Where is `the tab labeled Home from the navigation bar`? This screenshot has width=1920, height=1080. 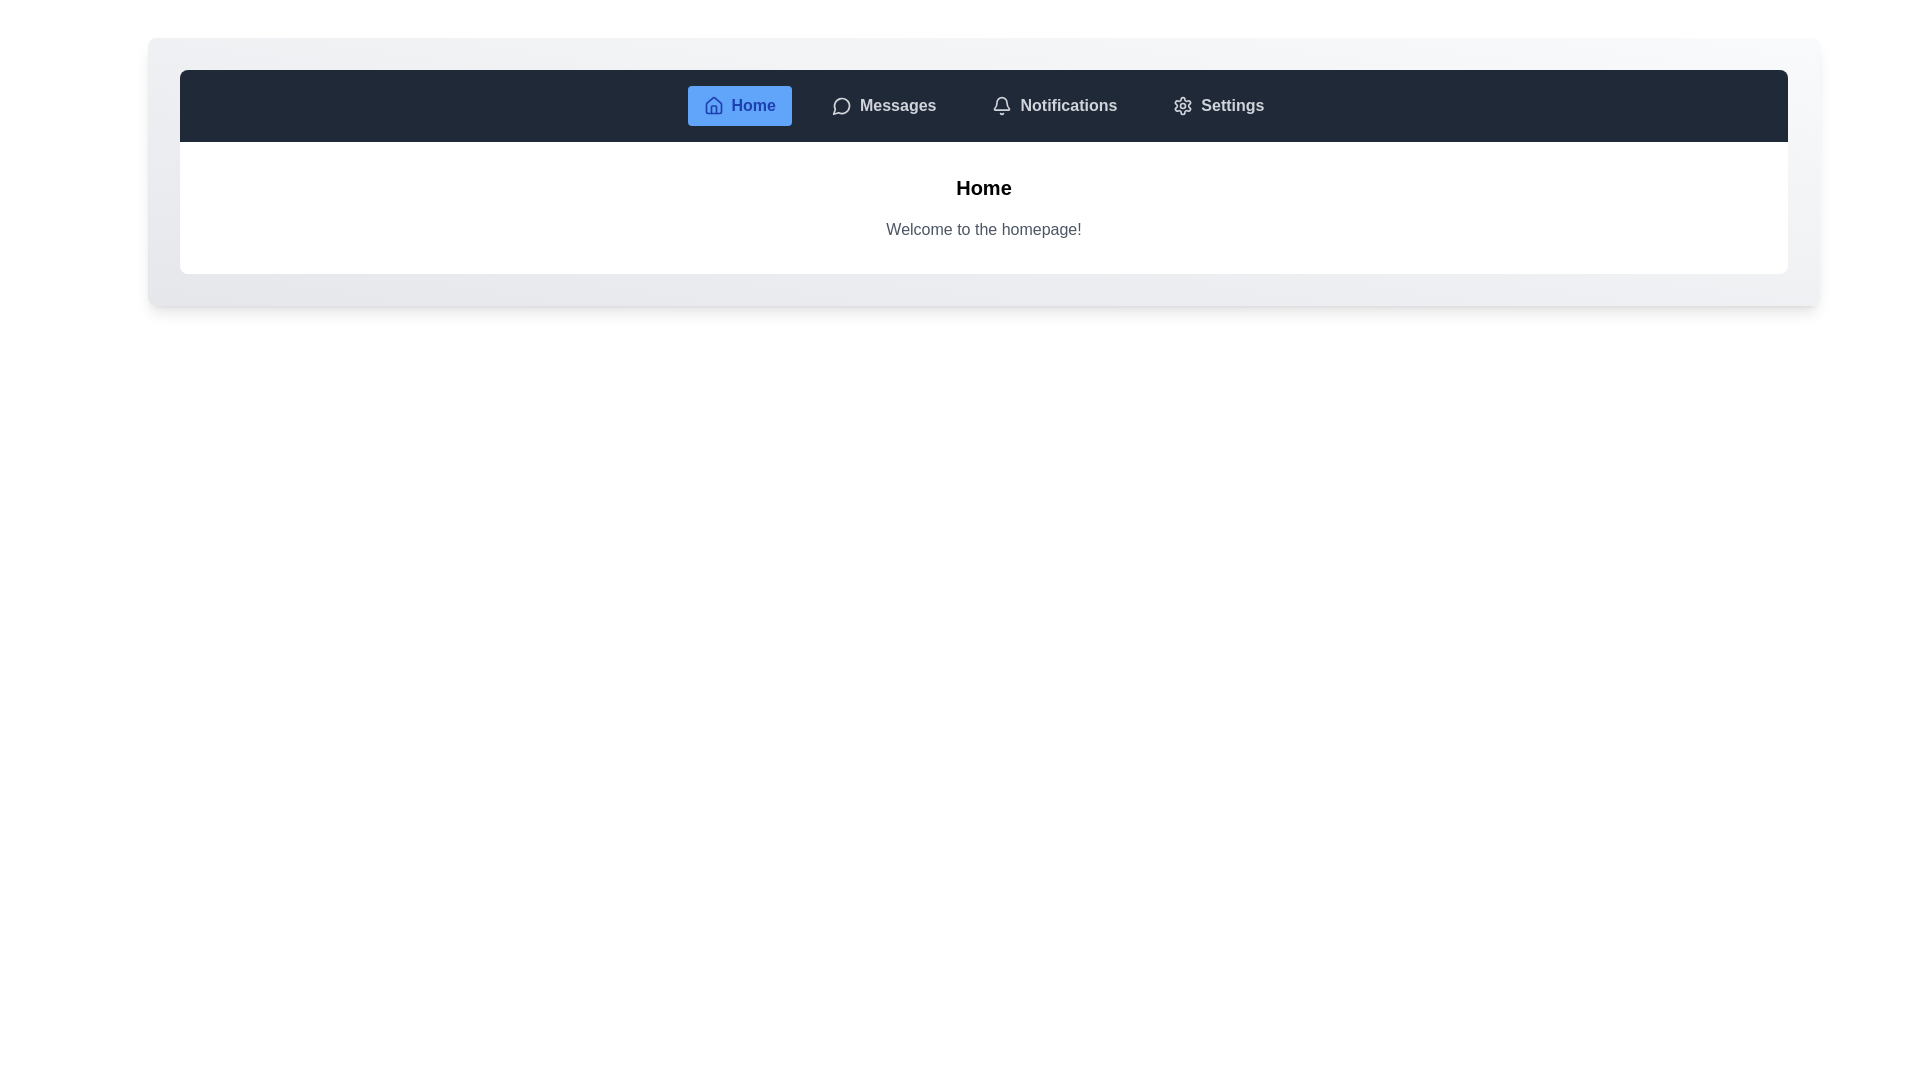
the tab labeled Home from the navigation bar is located at coordinates (738, 105).